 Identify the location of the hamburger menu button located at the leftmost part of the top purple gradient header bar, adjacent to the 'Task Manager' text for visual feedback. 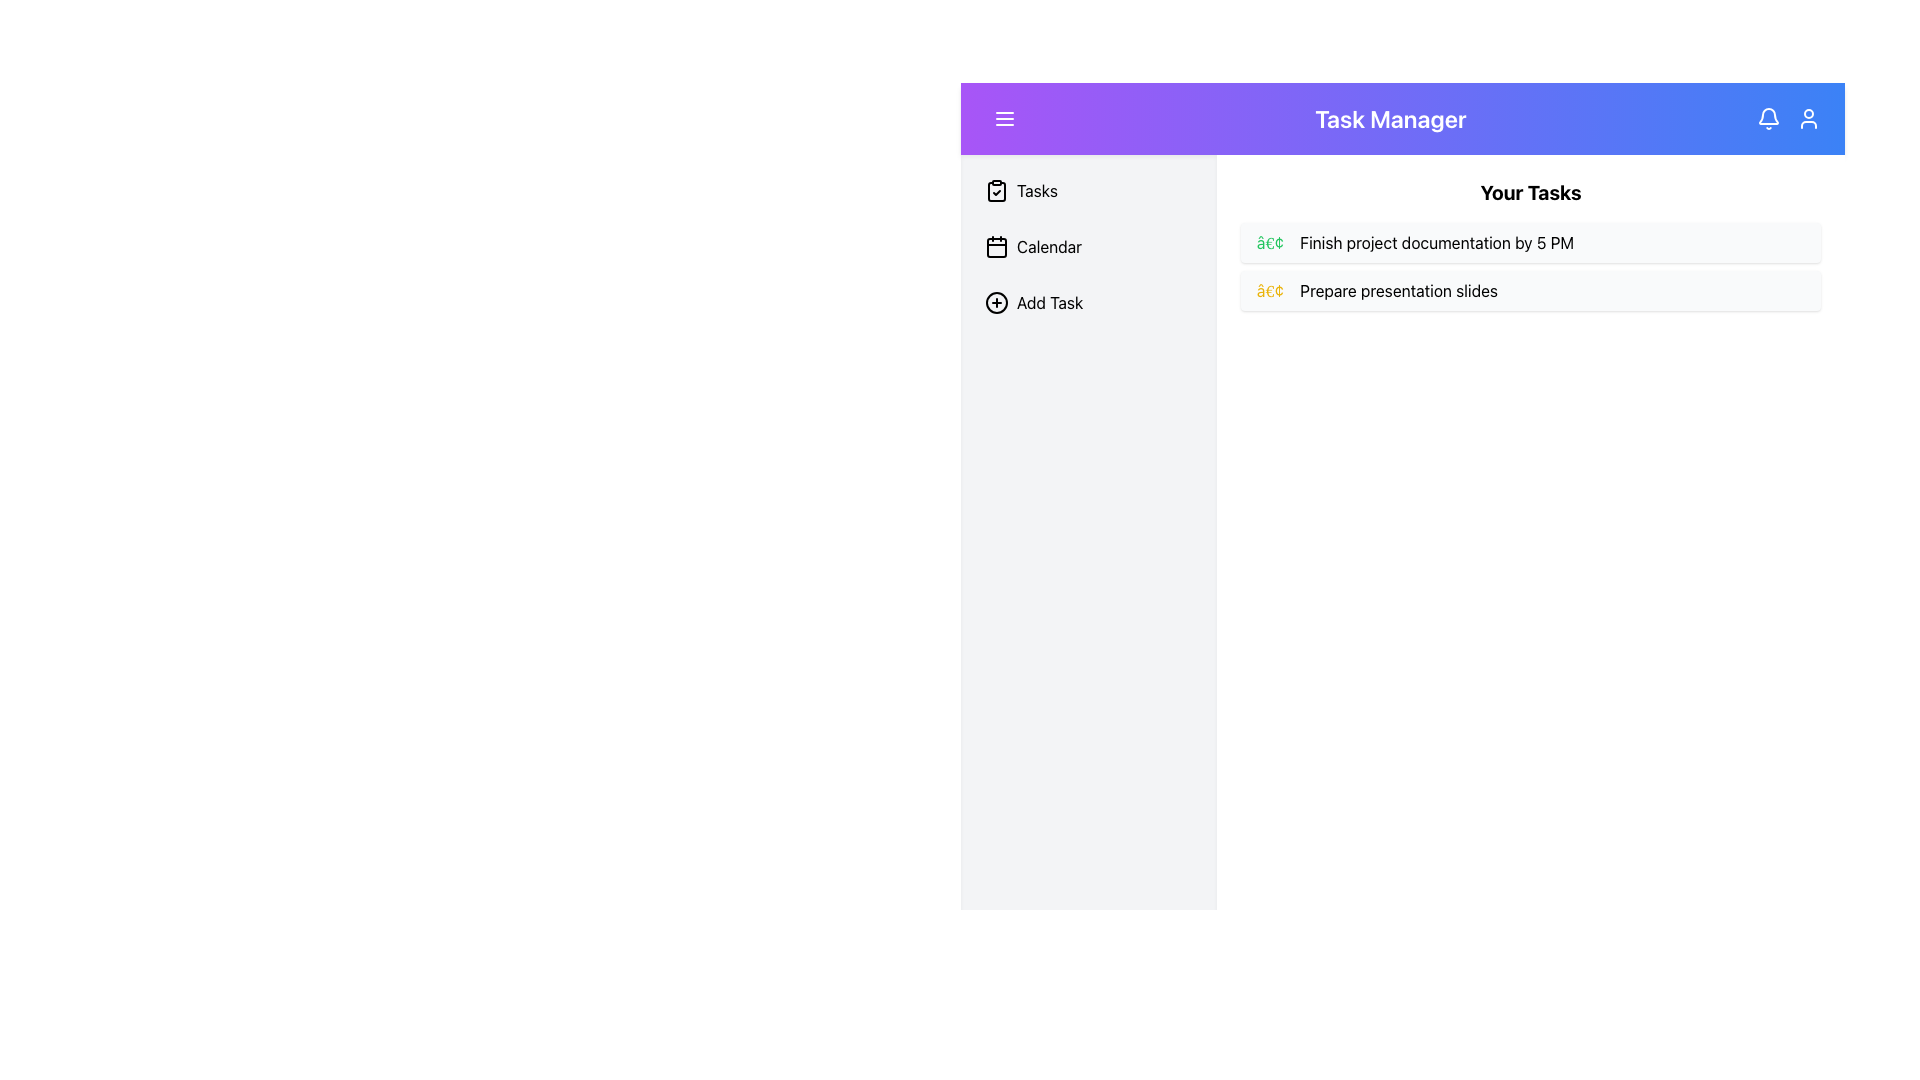
(1004, 119).